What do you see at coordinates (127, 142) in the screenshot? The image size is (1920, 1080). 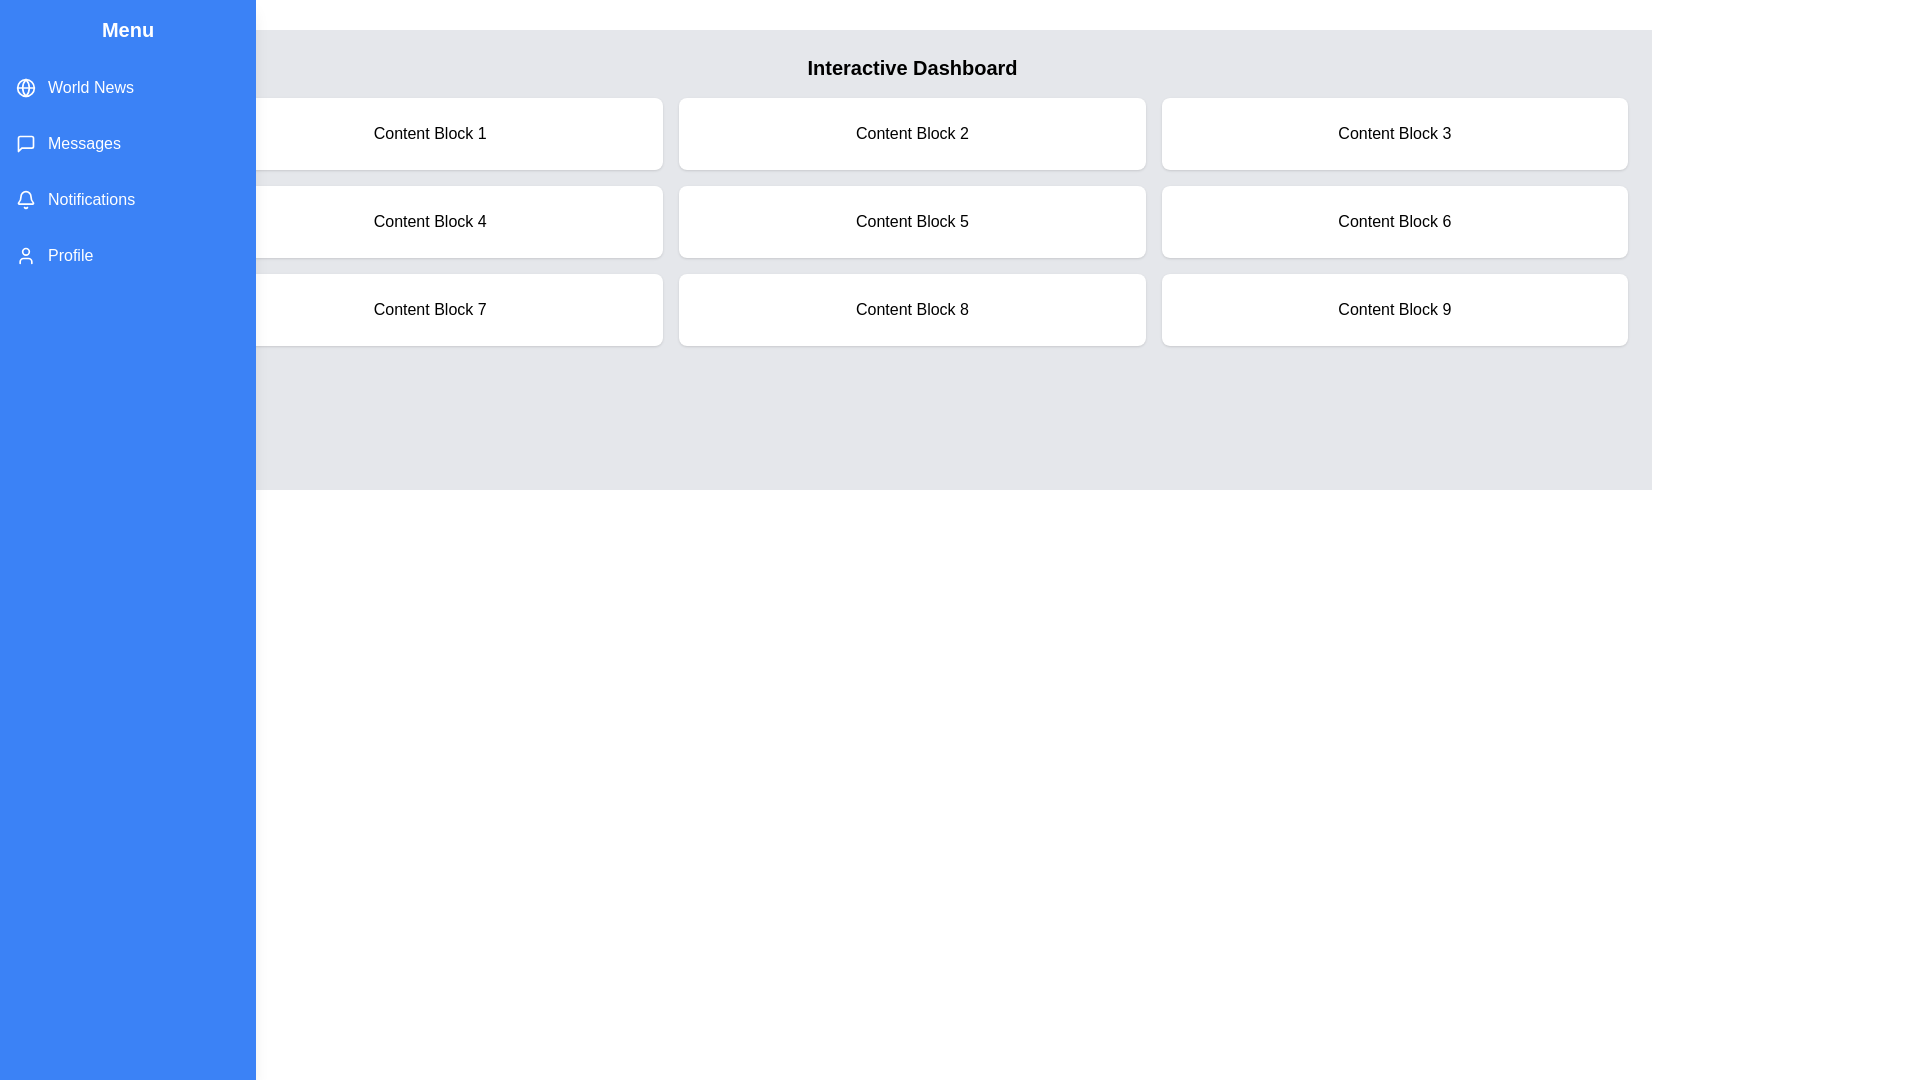 I see `the menu item Messages to highlight it` at bounding box center [127, 142].